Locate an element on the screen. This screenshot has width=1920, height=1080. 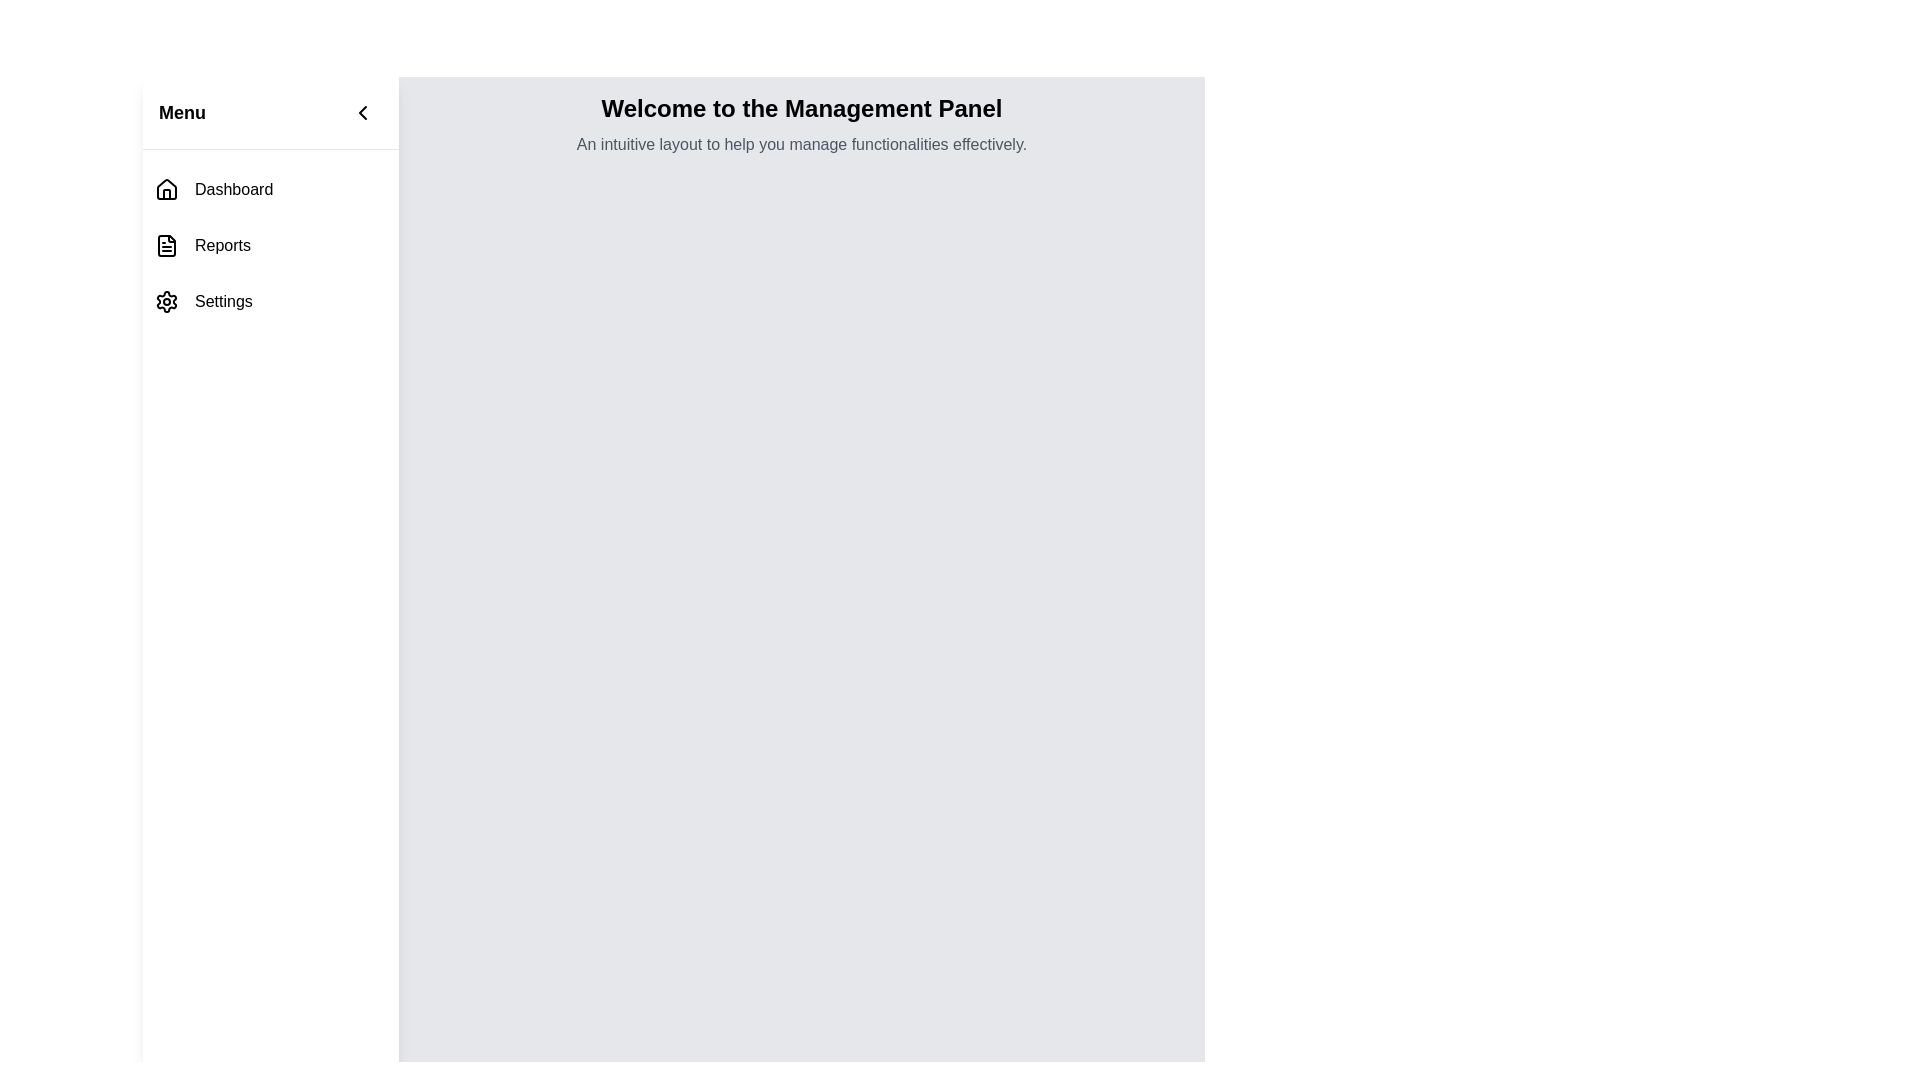
the 'Settings' text label in the navigation panel is located at coordinates (223, 301).